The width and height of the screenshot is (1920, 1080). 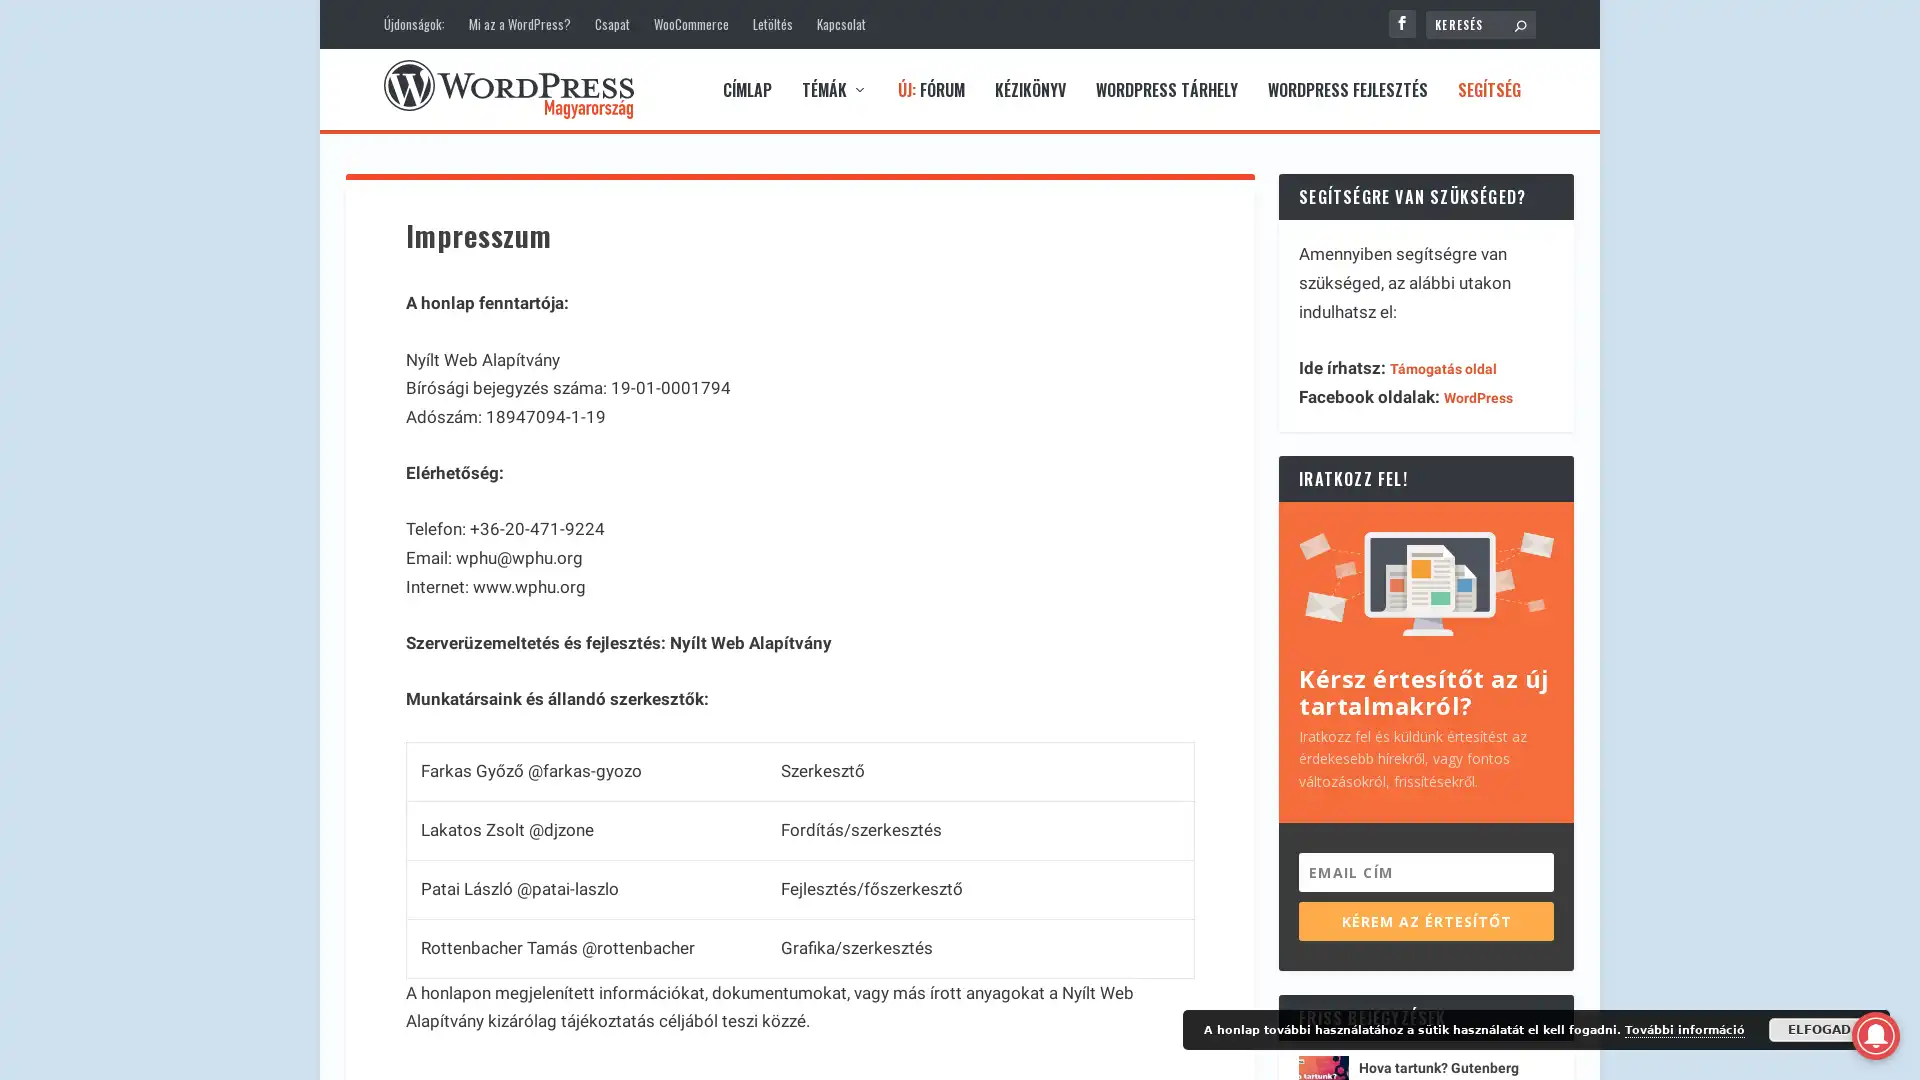 I want to click on KEREM AZ ERTESITOT, so click(x=1425, y=919).